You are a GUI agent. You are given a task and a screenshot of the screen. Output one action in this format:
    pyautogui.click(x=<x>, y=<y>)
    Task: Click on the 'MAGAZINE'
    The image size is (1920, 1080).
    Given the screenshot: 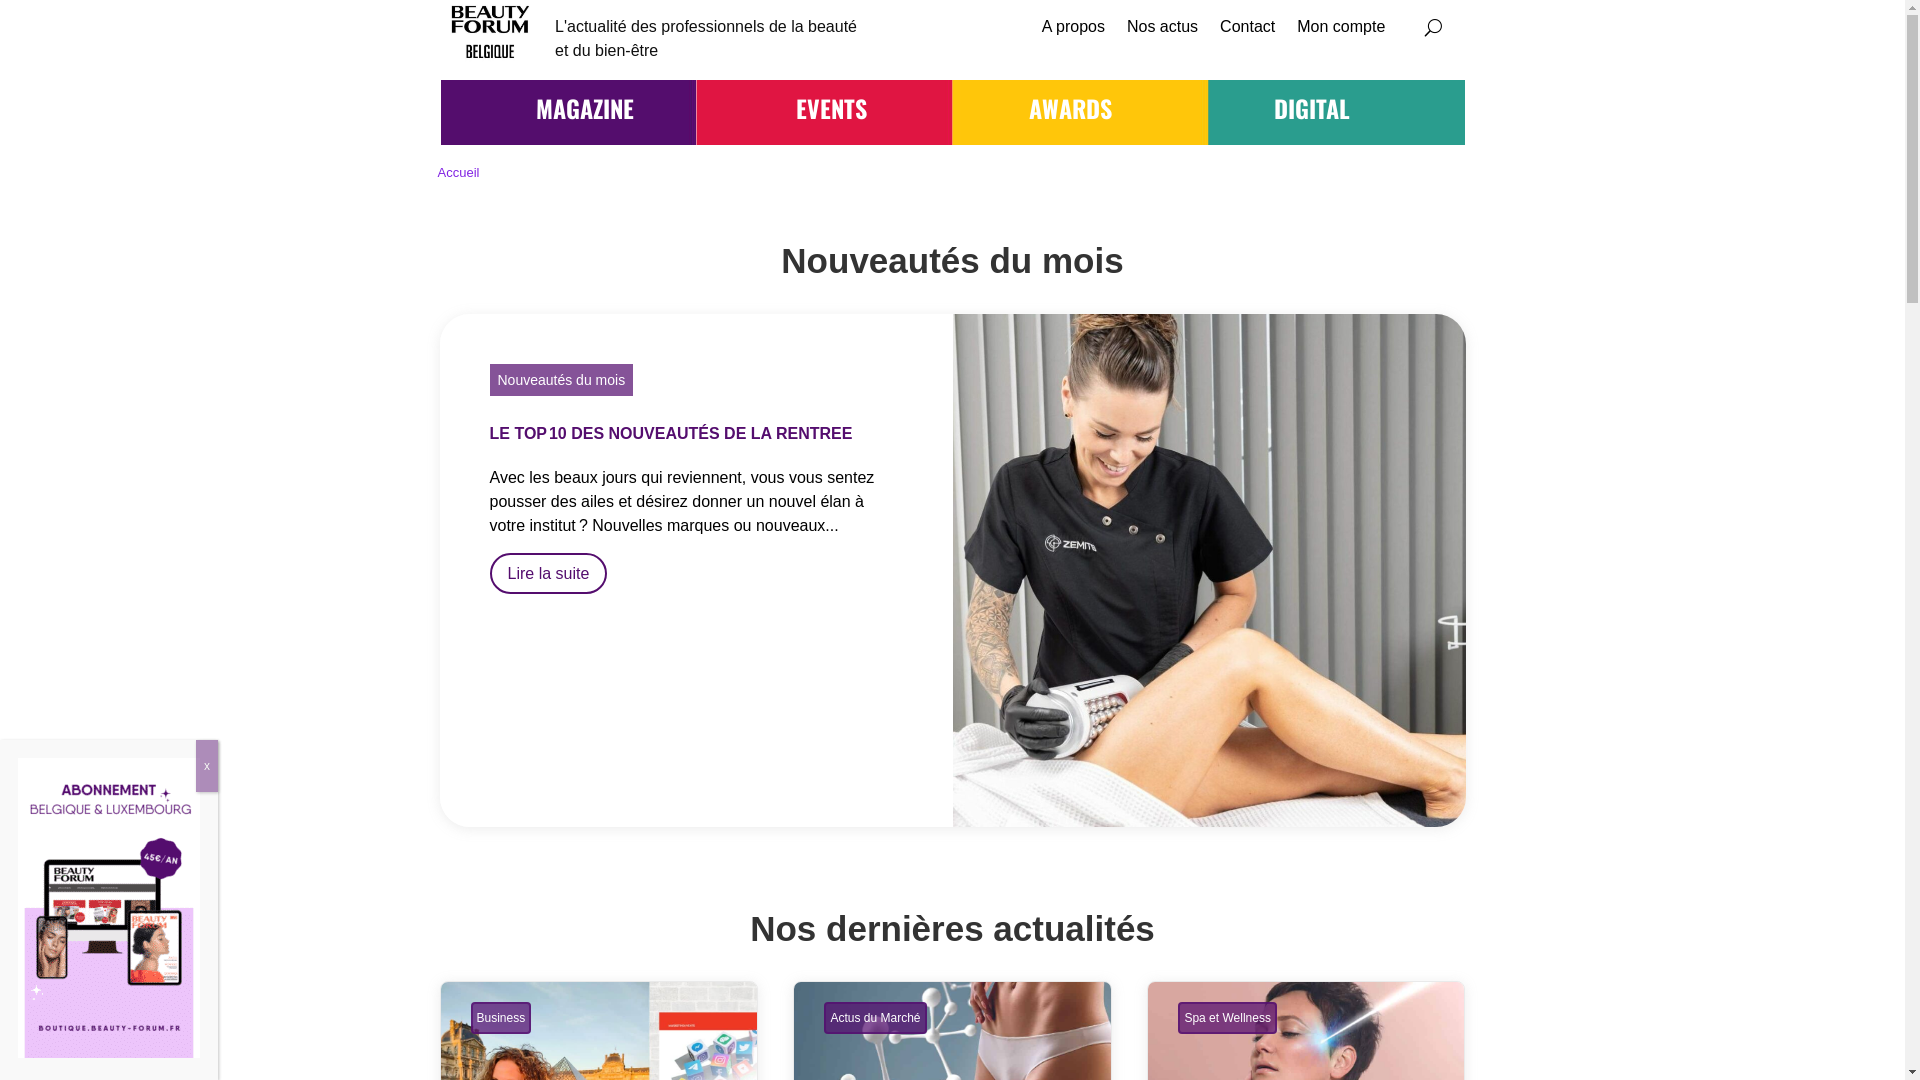 What is the action you would take?
    pyautogui.click(x=584, y=108)
    